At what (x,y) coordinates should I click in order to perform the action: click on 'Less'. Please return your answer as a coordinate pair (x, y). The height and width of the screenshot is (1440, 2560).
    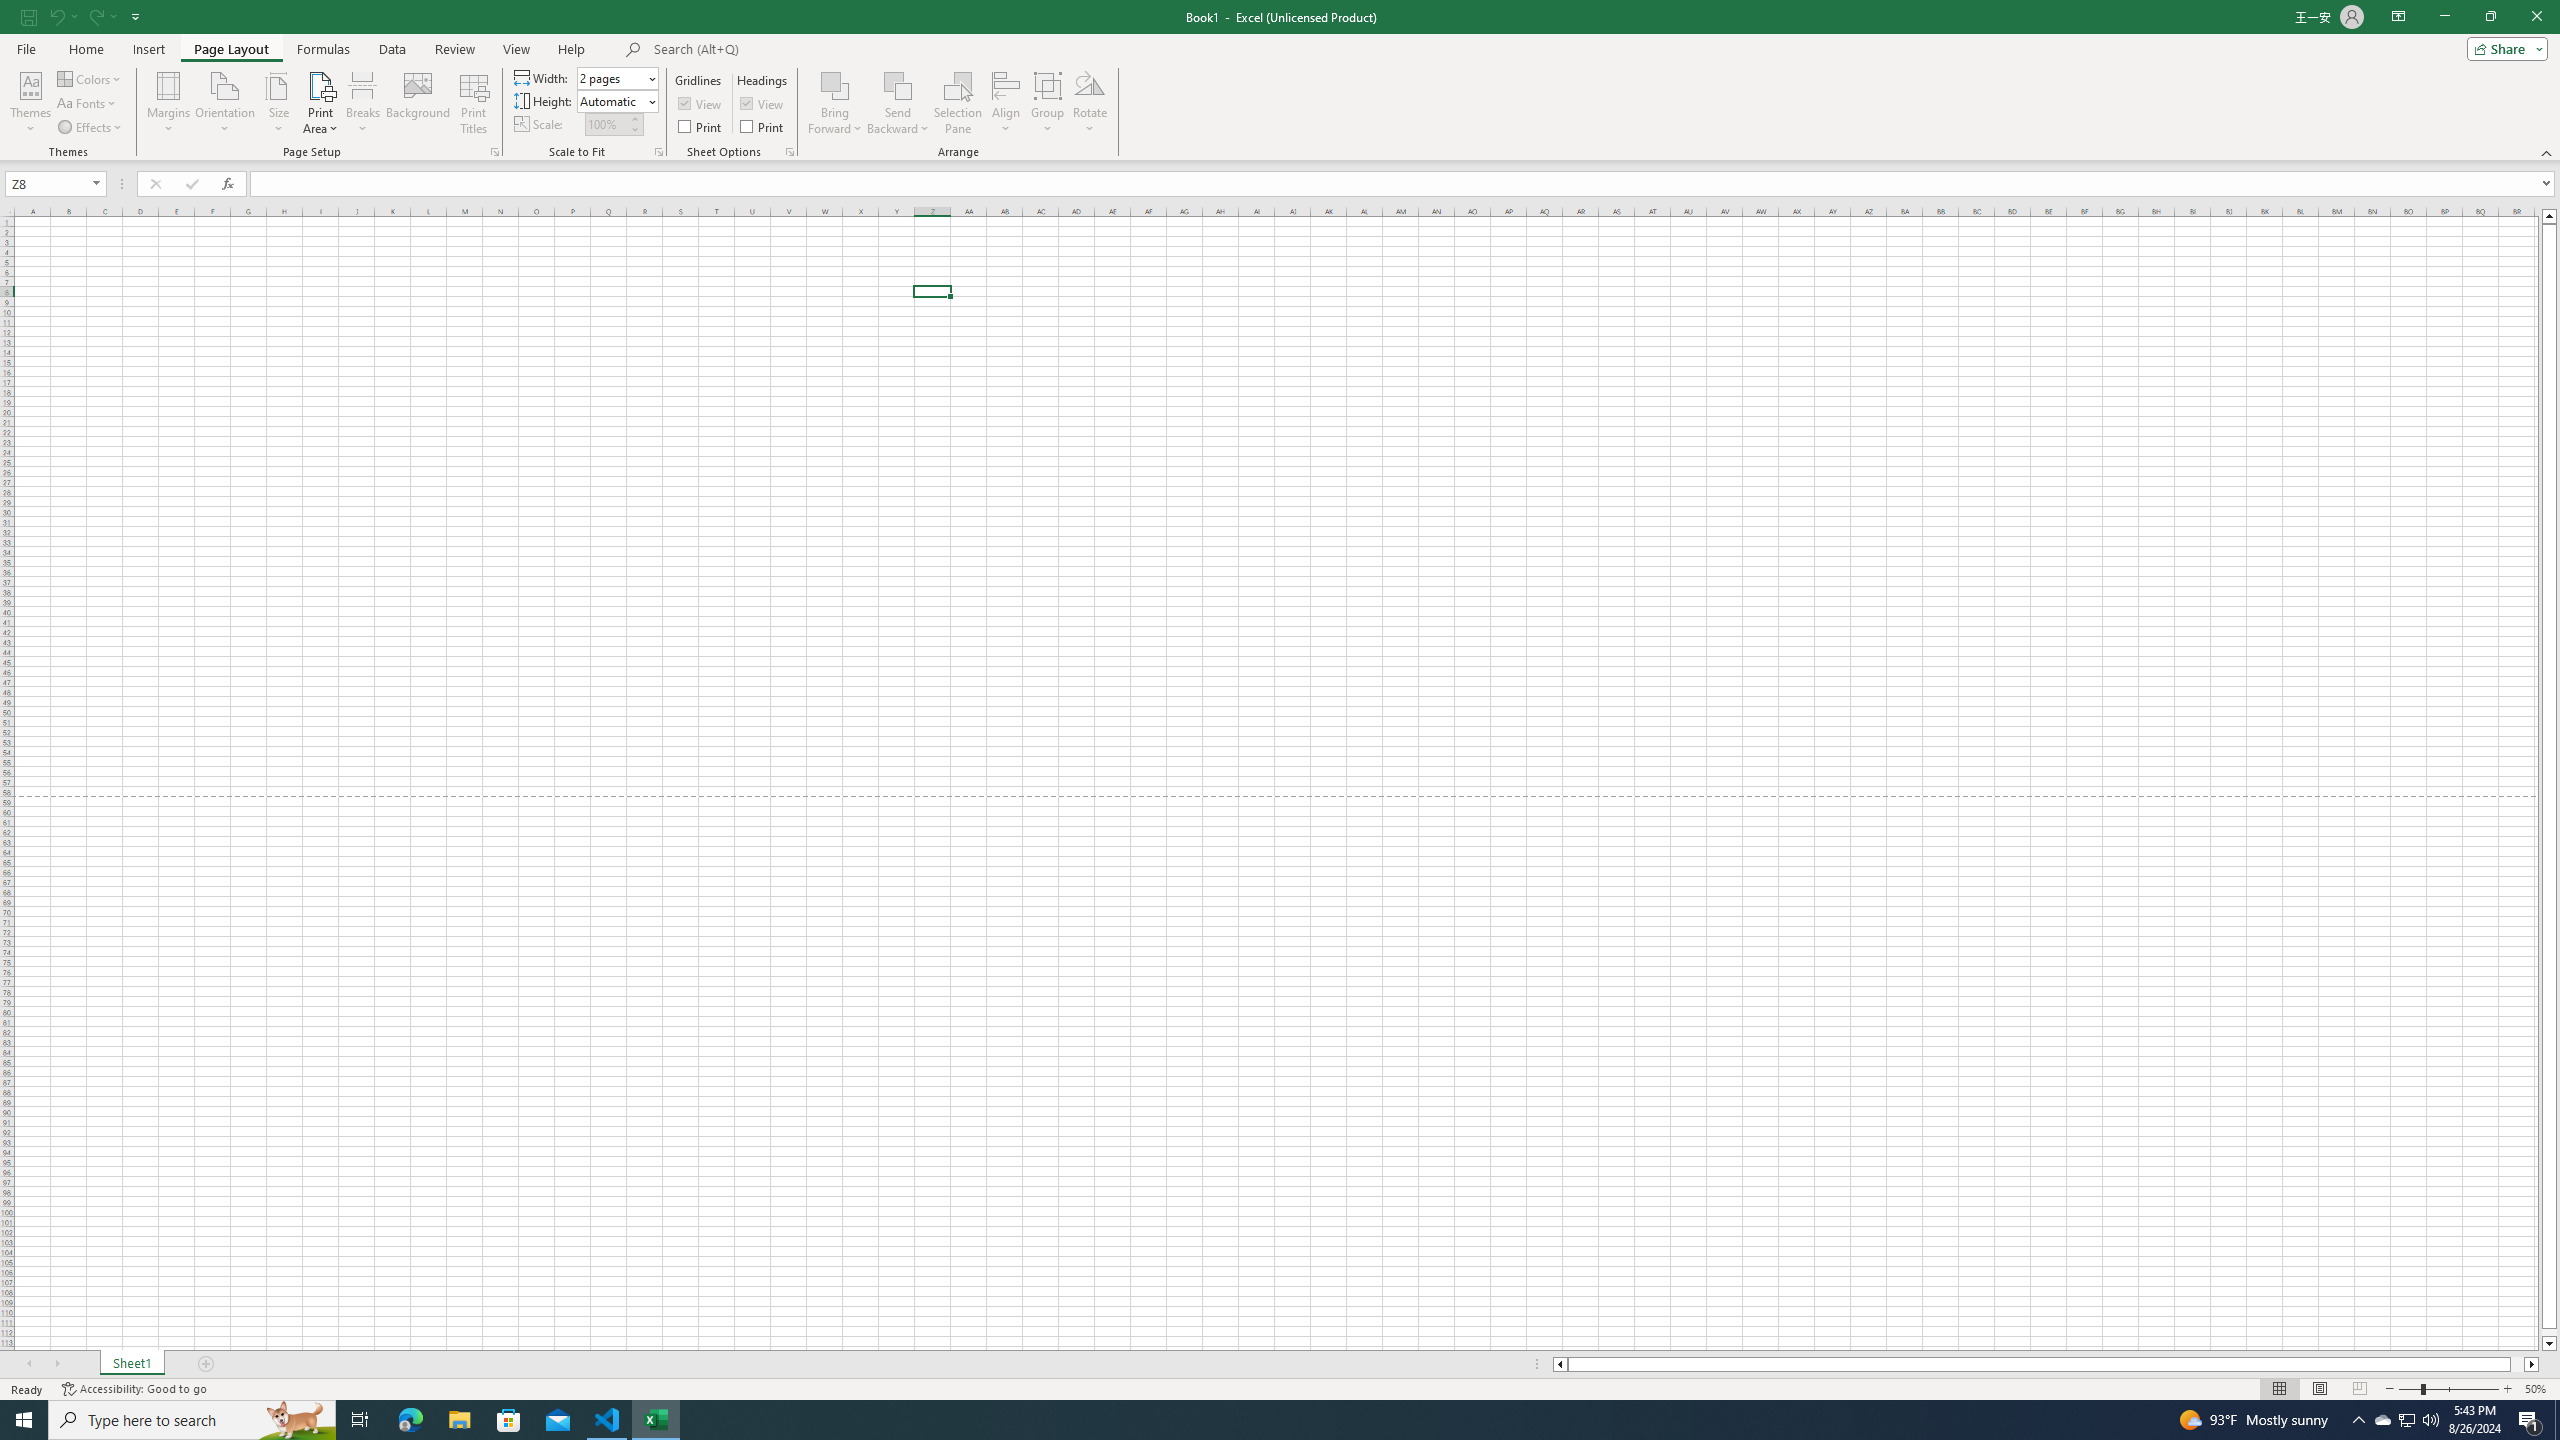
    Looking at the image, I should click on (633, 129).